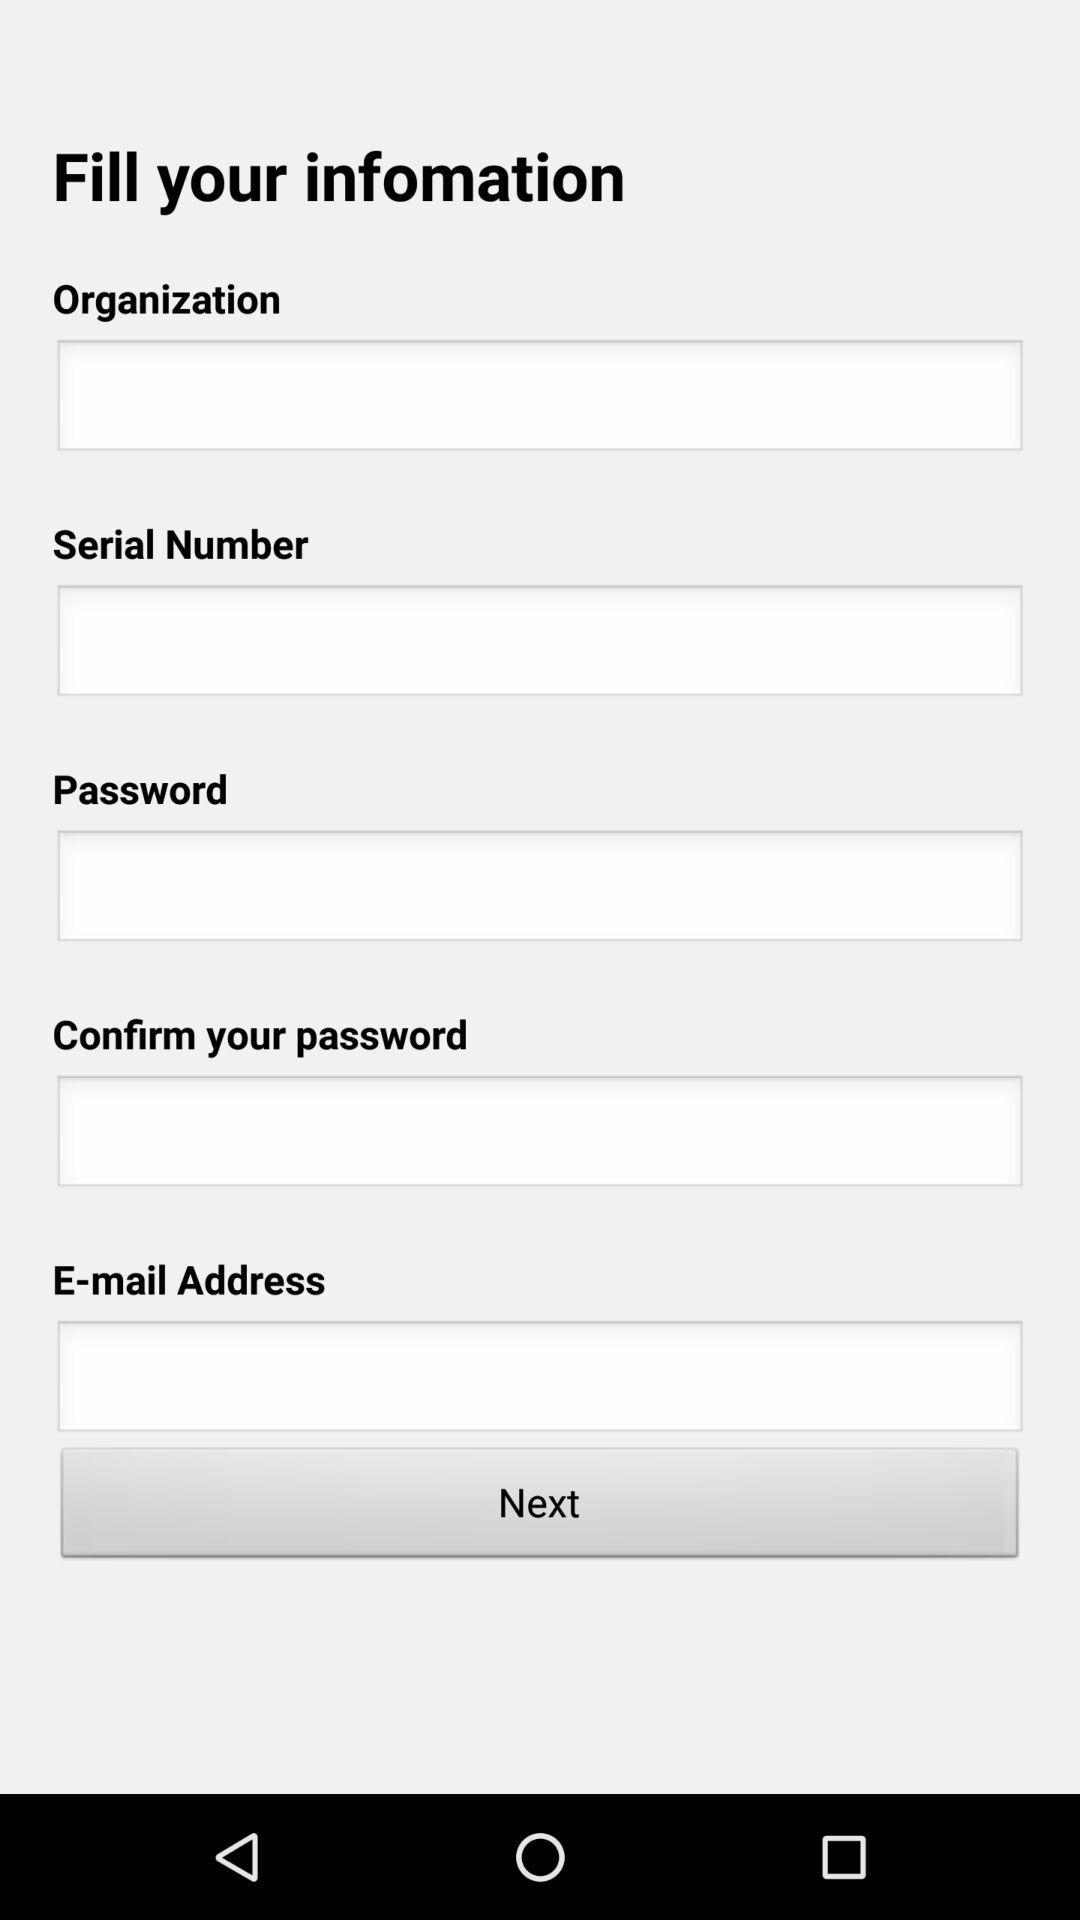  I want to click on your serial number, so click(540, 646).